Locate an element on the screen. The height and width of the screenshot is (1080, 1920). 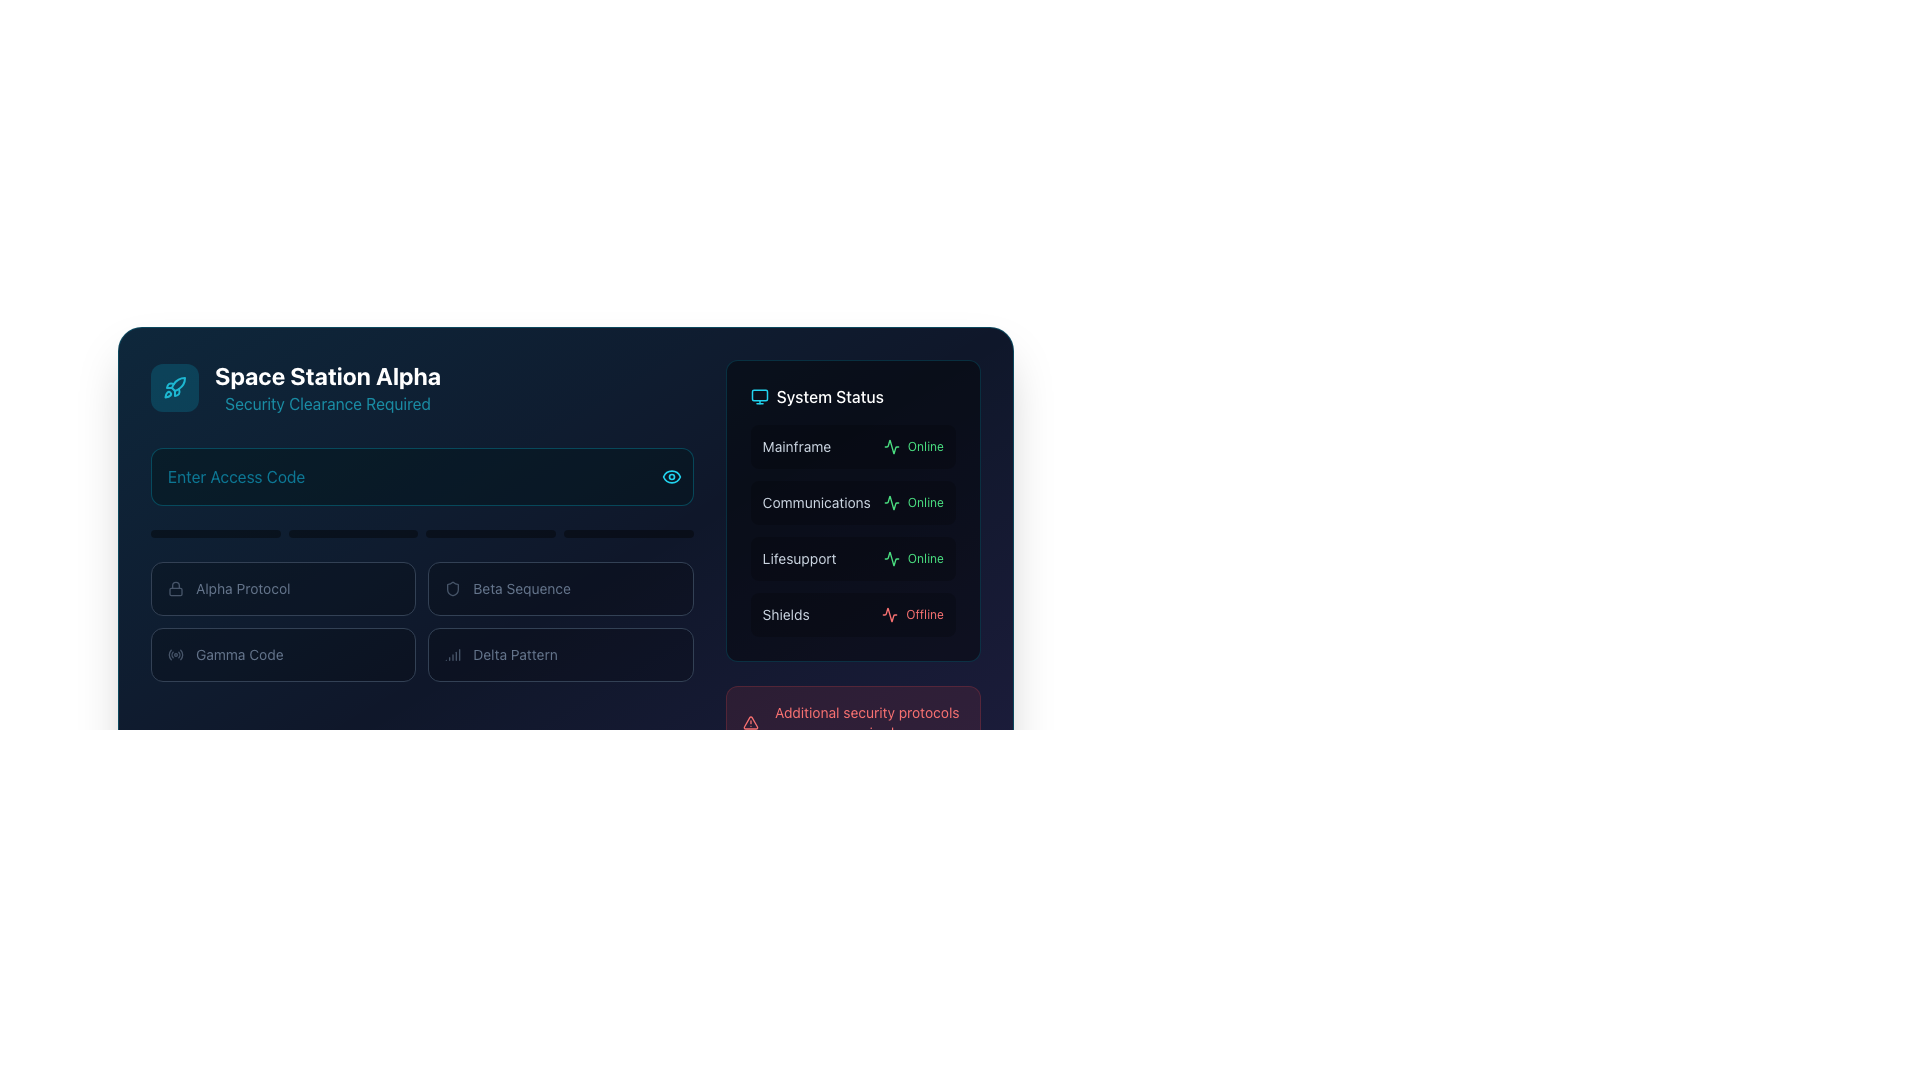
the 'Communications' system status indicator, which shows 'Online' with a green marker, located as the second item under 'System Status' is located at coordinates (853, 530).